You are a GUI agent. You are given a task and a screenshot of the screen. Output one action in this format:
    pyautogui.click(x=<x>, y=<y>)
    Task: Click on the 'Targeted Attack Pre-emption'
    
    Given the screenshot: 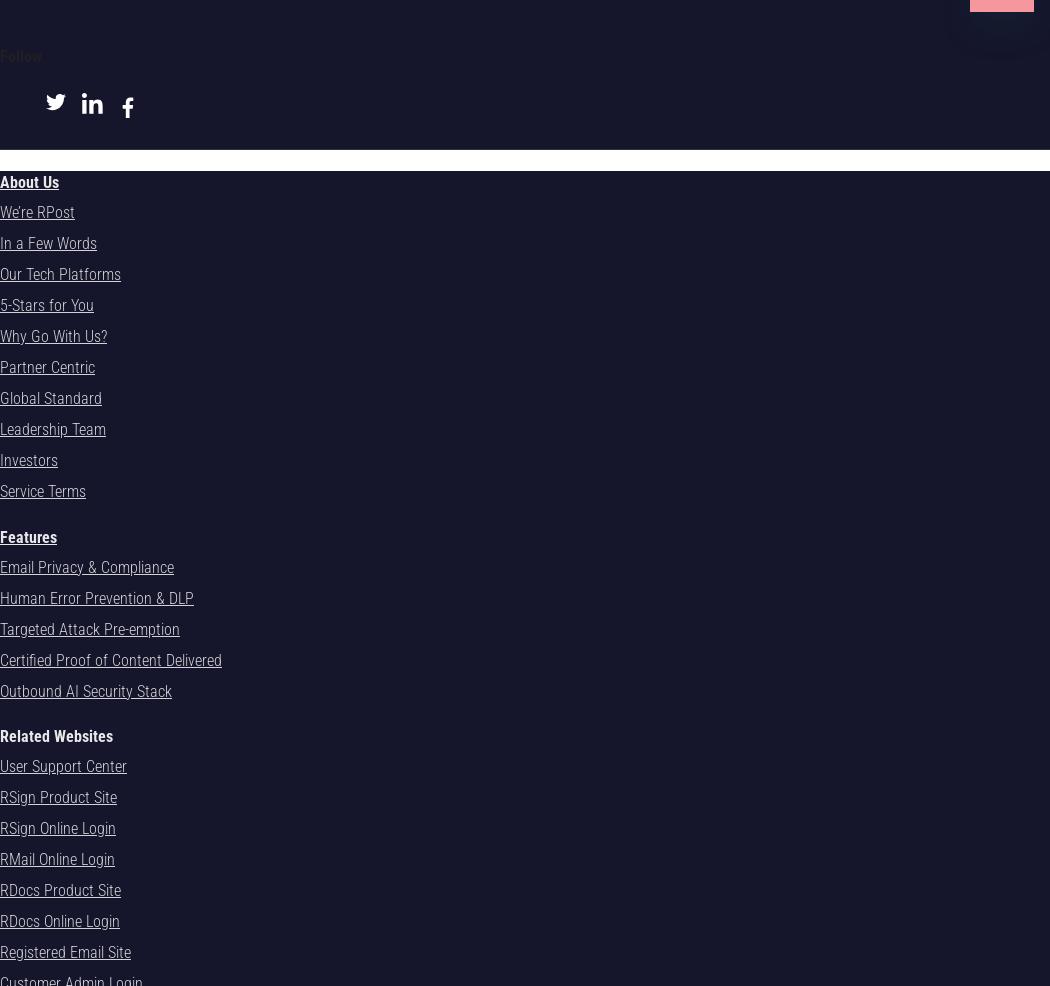 What is the action you would take?
    pyautogui.click(x=89, y=628)
    